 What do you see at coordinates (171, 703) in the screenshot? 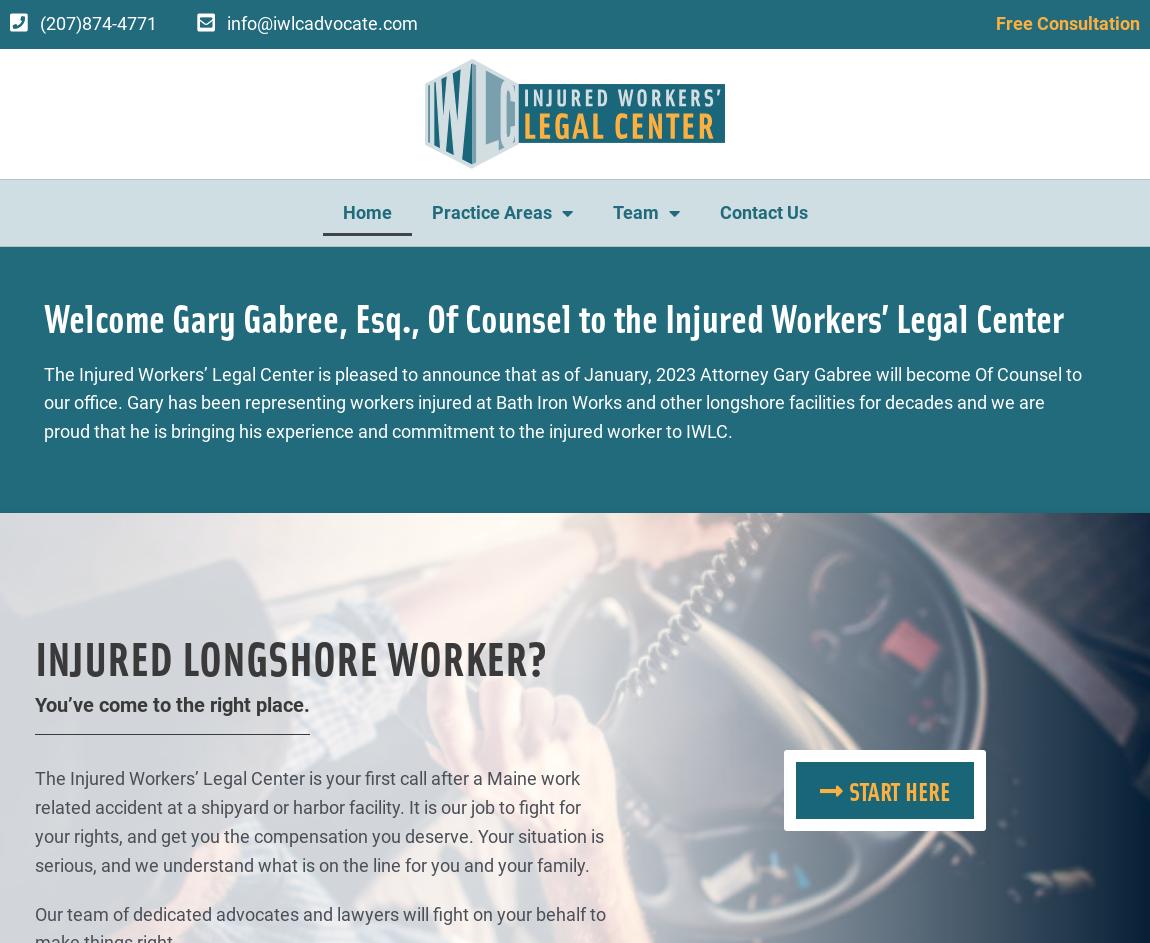
I see `'You’ve come to the right place.'` at bounding box center [171, 703].